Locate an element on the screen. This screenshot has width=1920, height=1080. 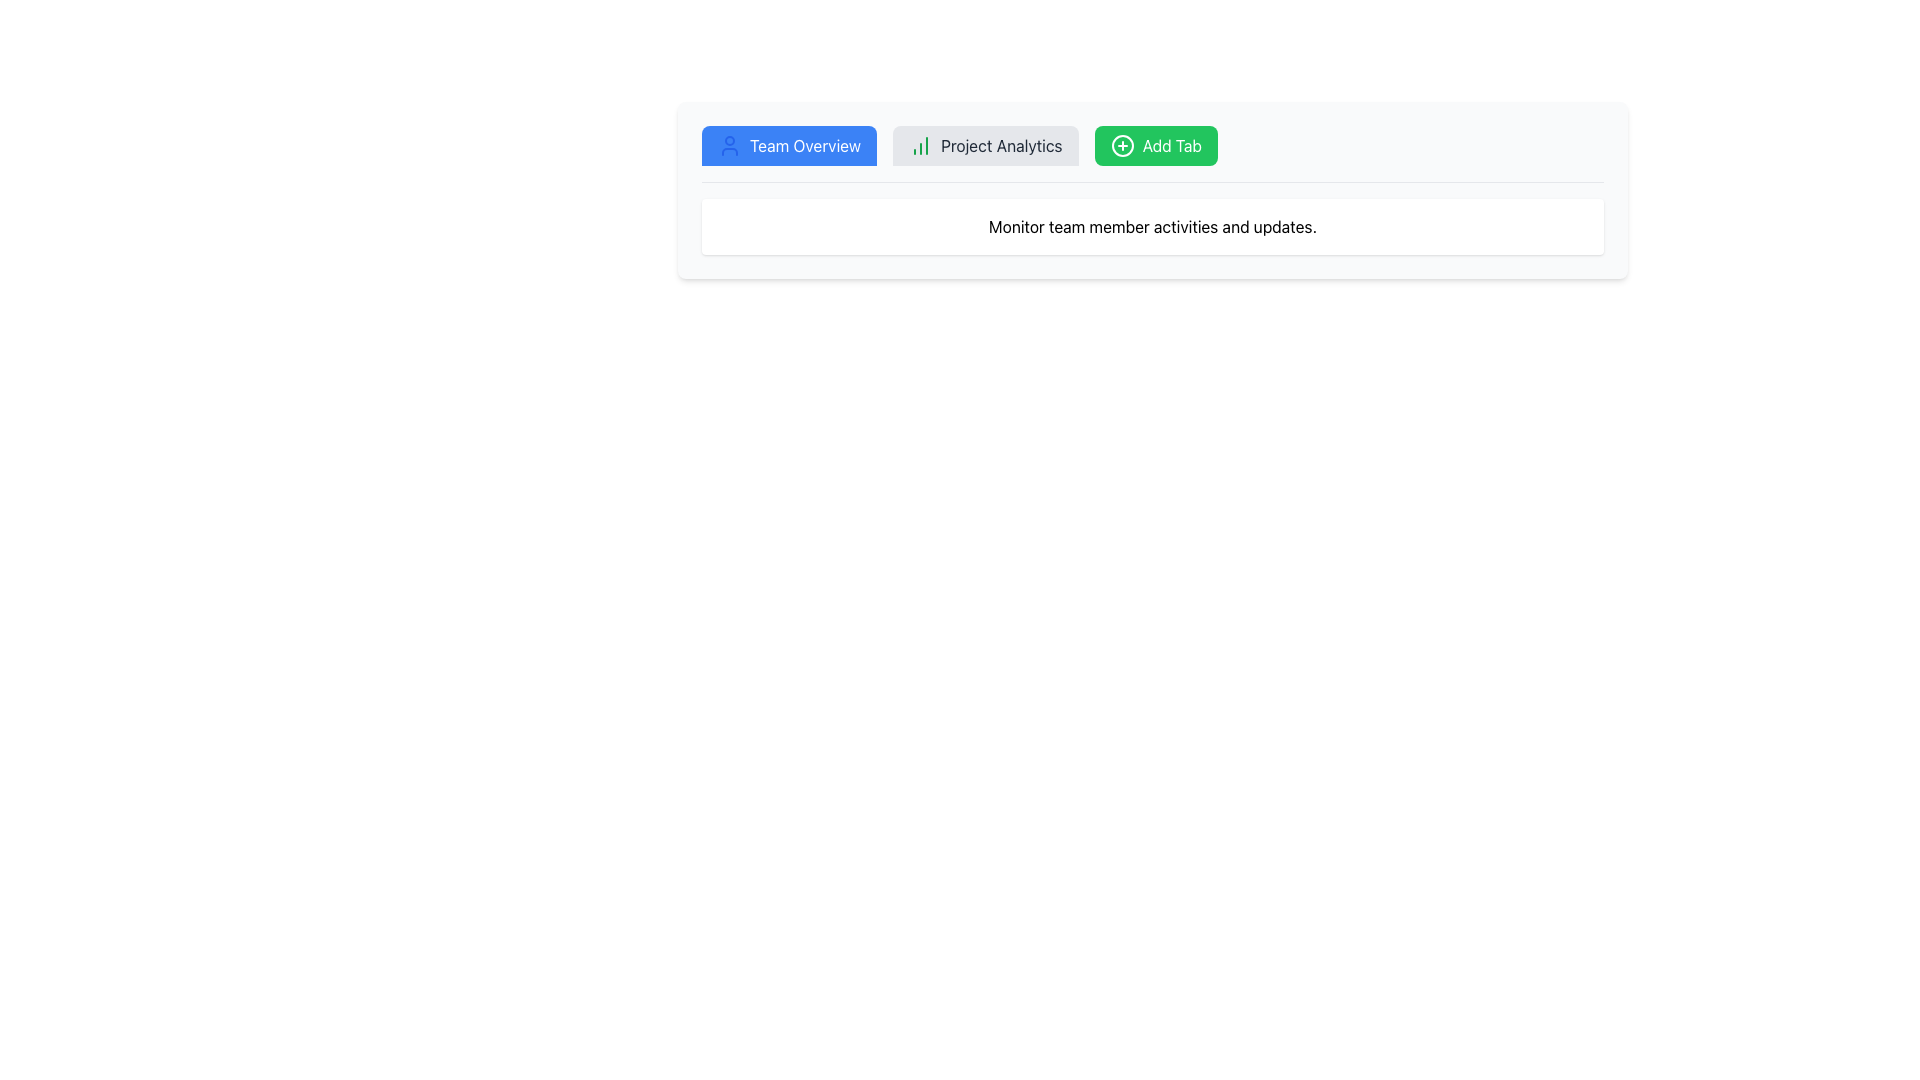
the interactive graphic part of the 'Add Tab' button is located at coordinates (1122, 145).